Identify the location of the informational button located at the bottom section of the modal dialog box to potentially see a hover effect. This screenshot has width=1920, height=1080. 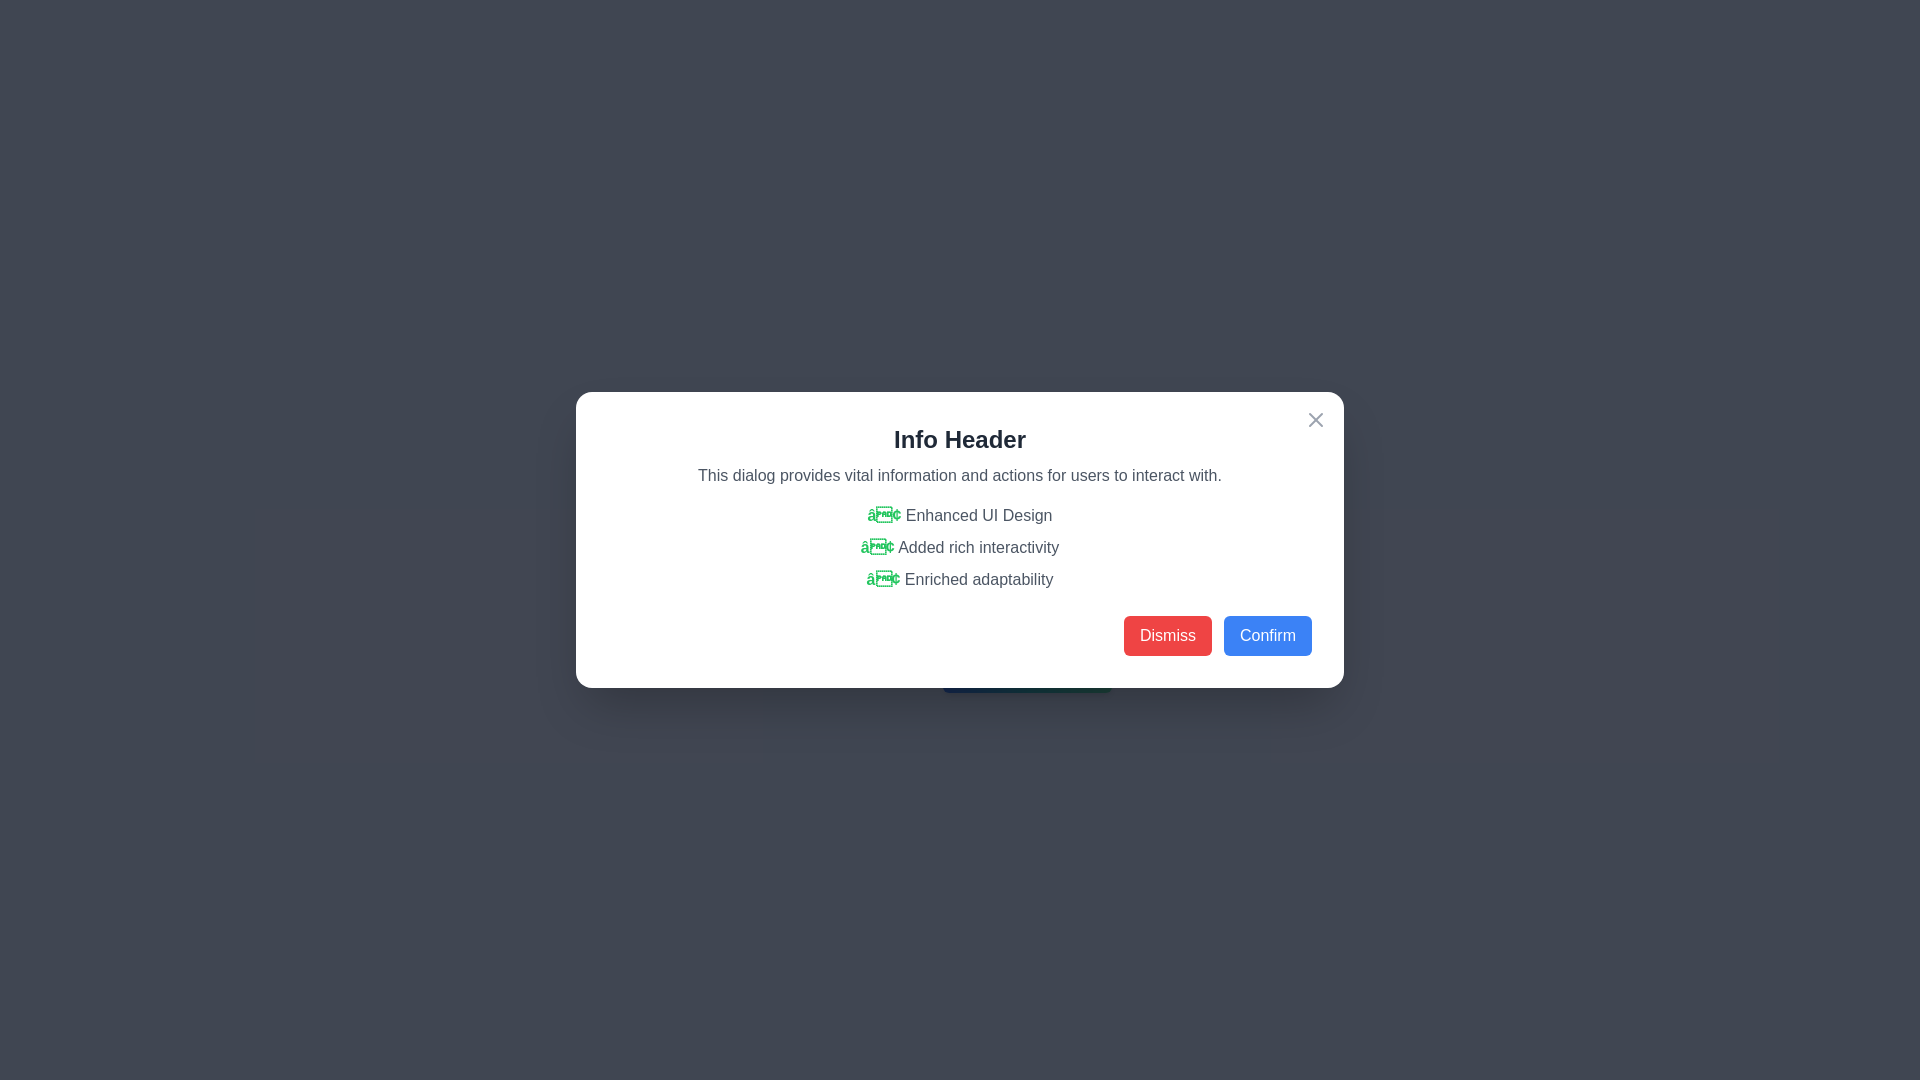
(1027, 672).